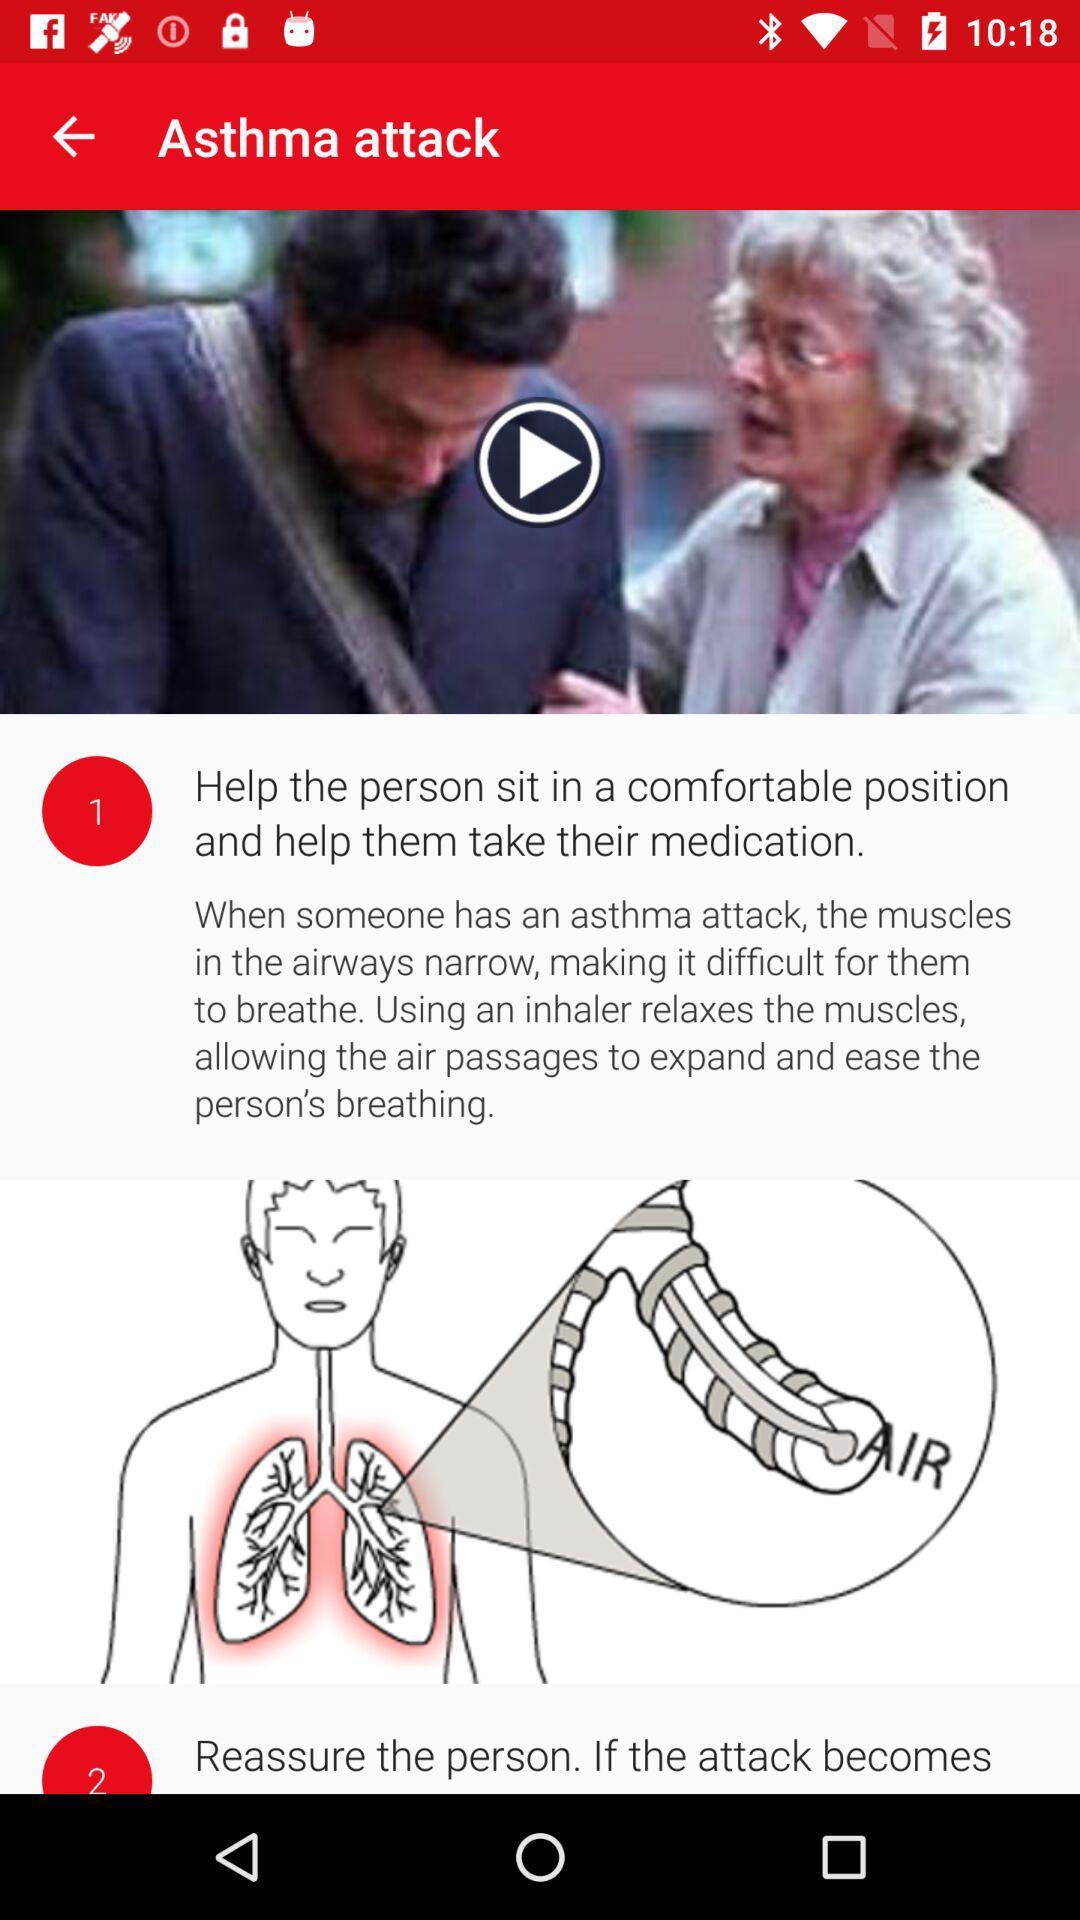 The image size is (1080, 1920). What do you see at coordinates (72, 135) in the screenshot?
I see `the item to the left of the asthma attack app` at bounding box center [72, 135].